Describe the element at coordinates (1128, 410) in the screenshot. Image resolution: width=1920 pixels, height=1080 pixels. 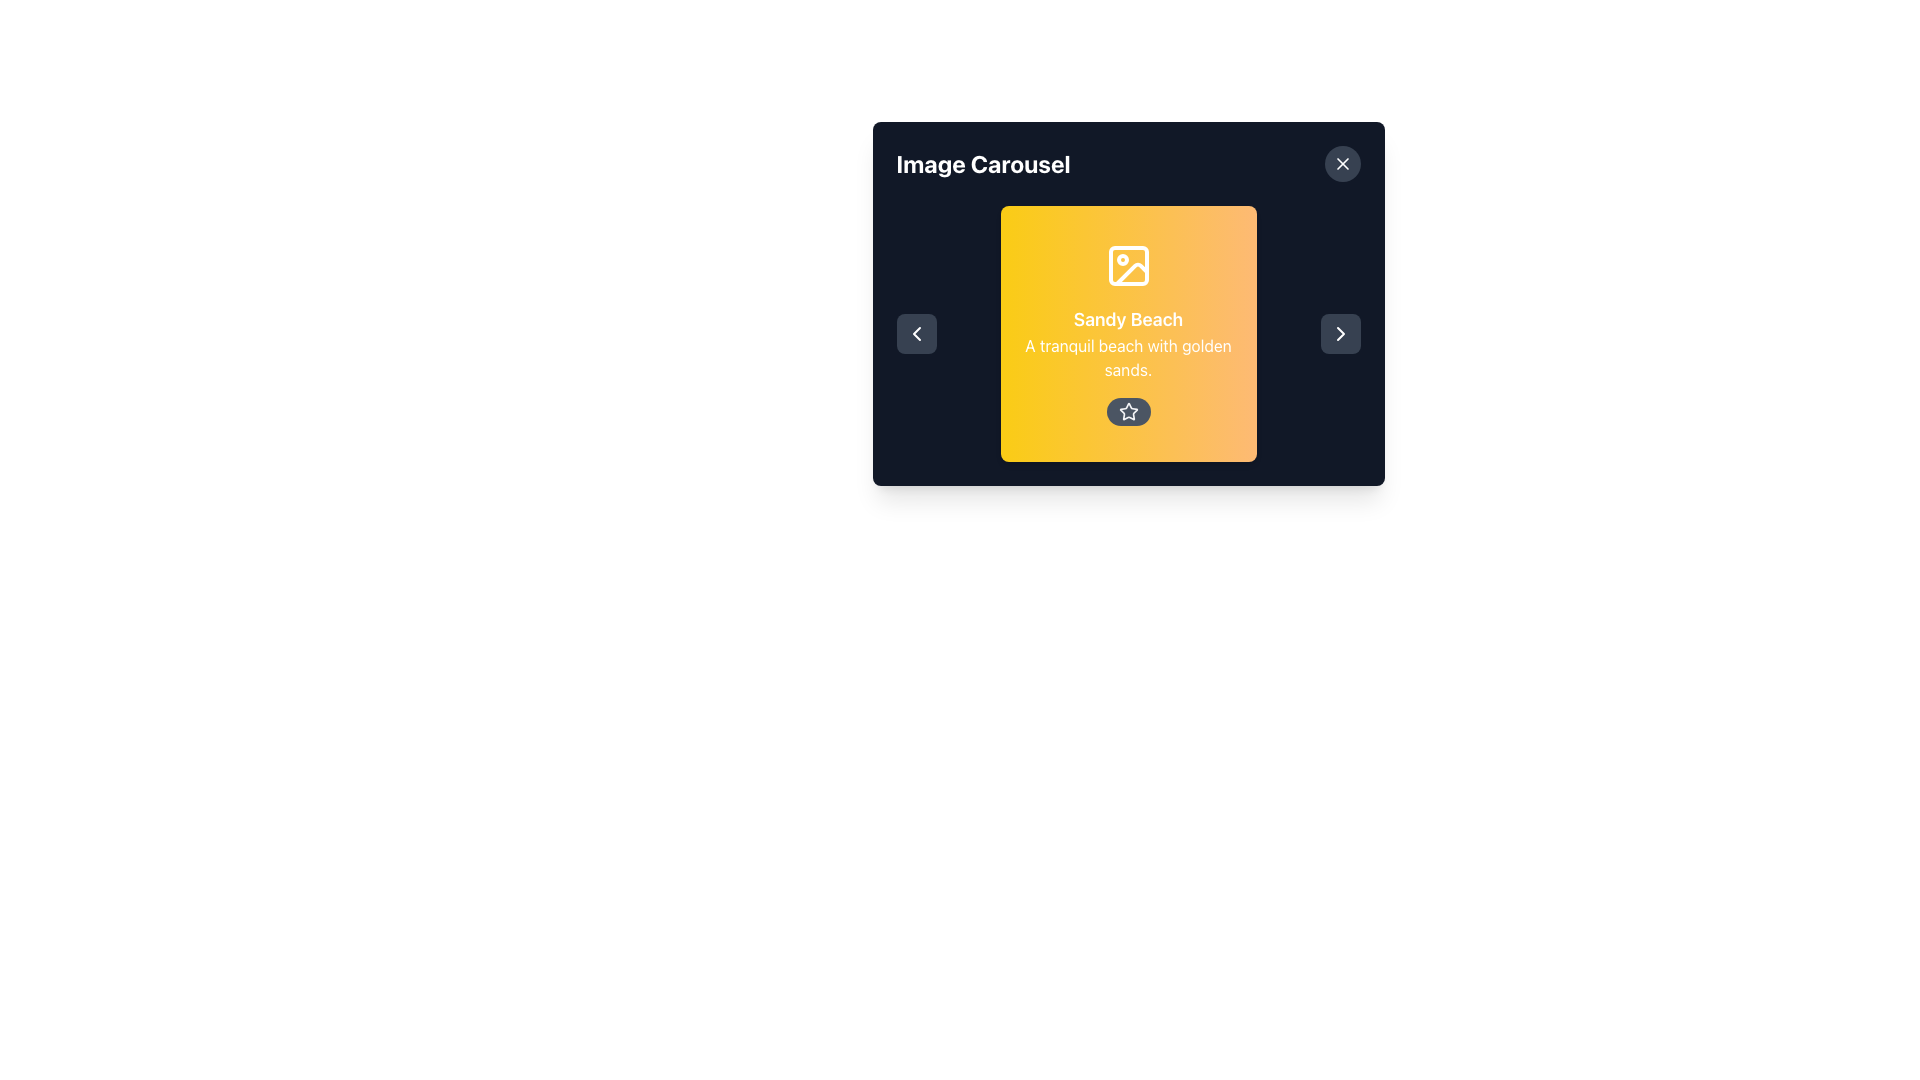
I see `the star icon located in the lower section of the yellow content card, below the text 'Sandy Beach', to mark the content as a favorite or rate it` at that location.